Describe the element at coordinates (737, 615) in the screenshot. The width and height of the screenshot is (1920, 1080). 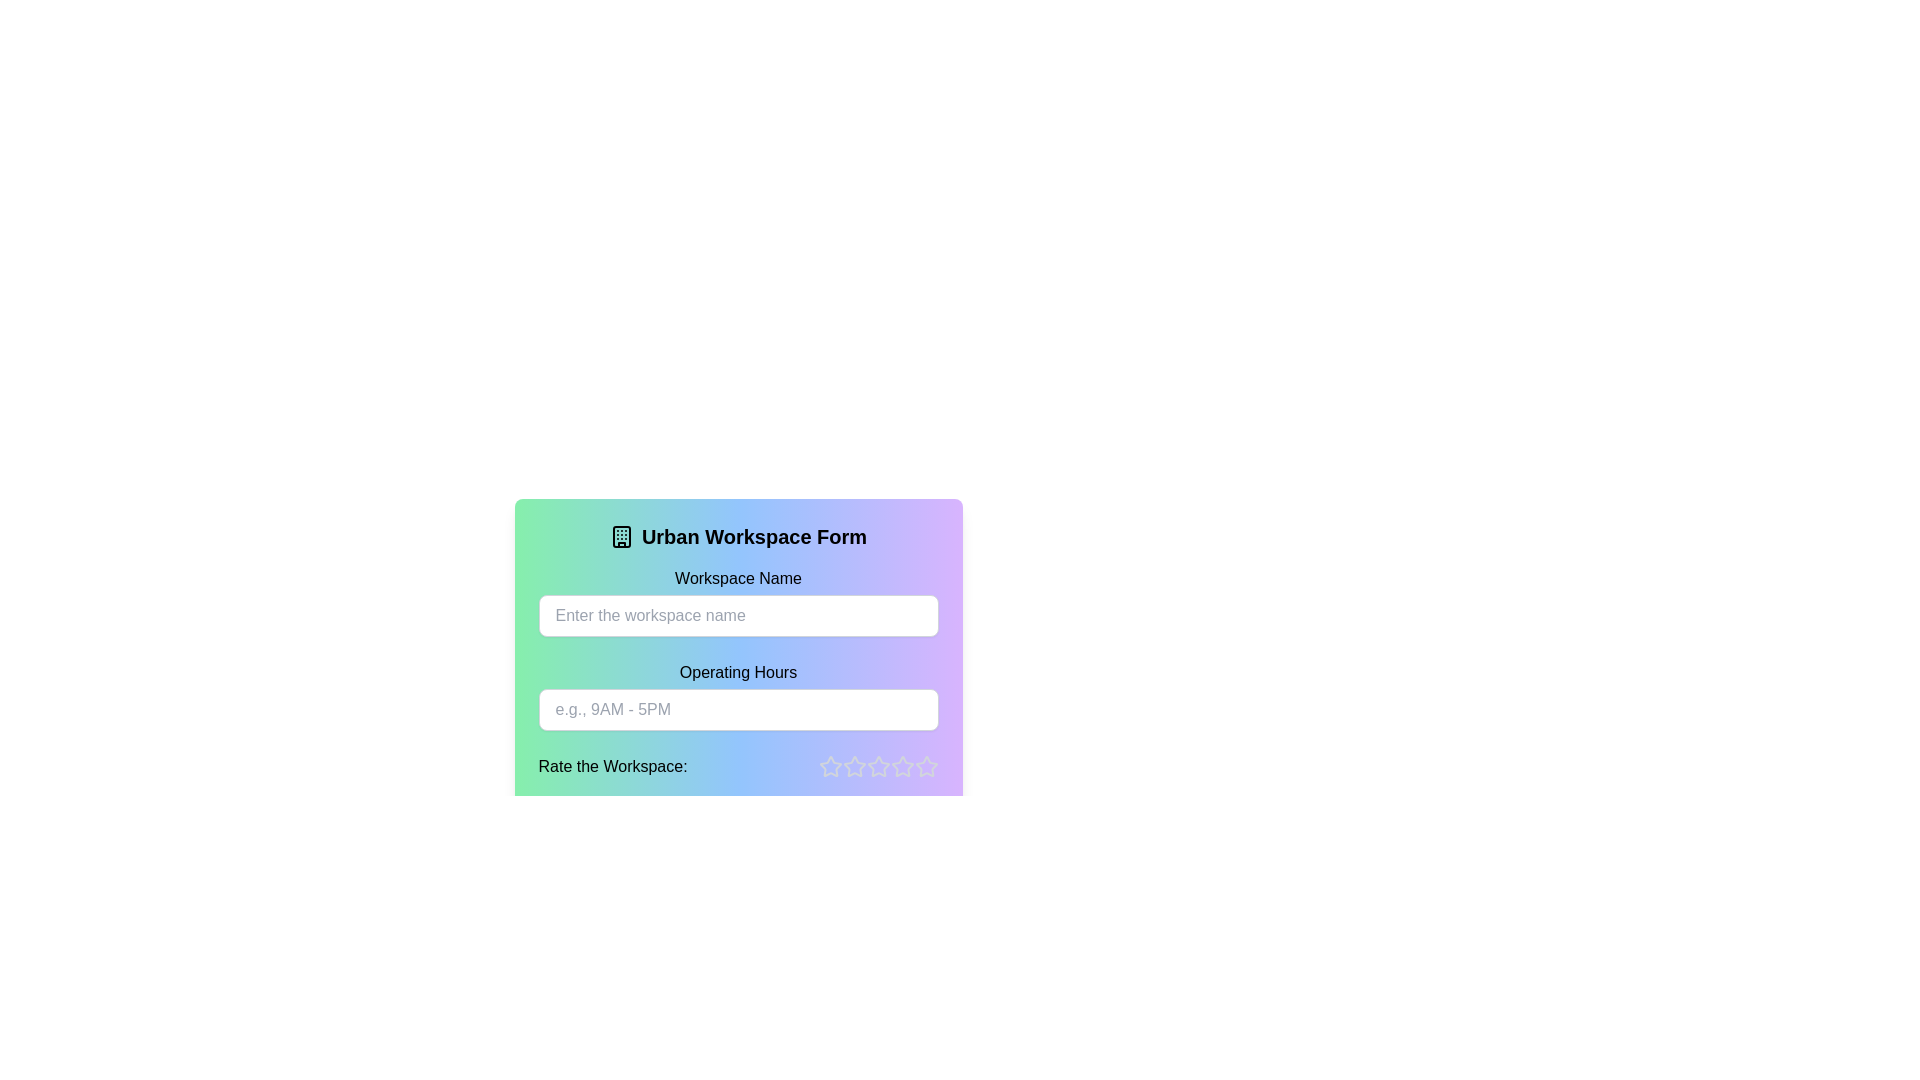
I see `the text input field for entering the workspace name, located beneath the label 'Workspace Name' to focus the input area` at that location.